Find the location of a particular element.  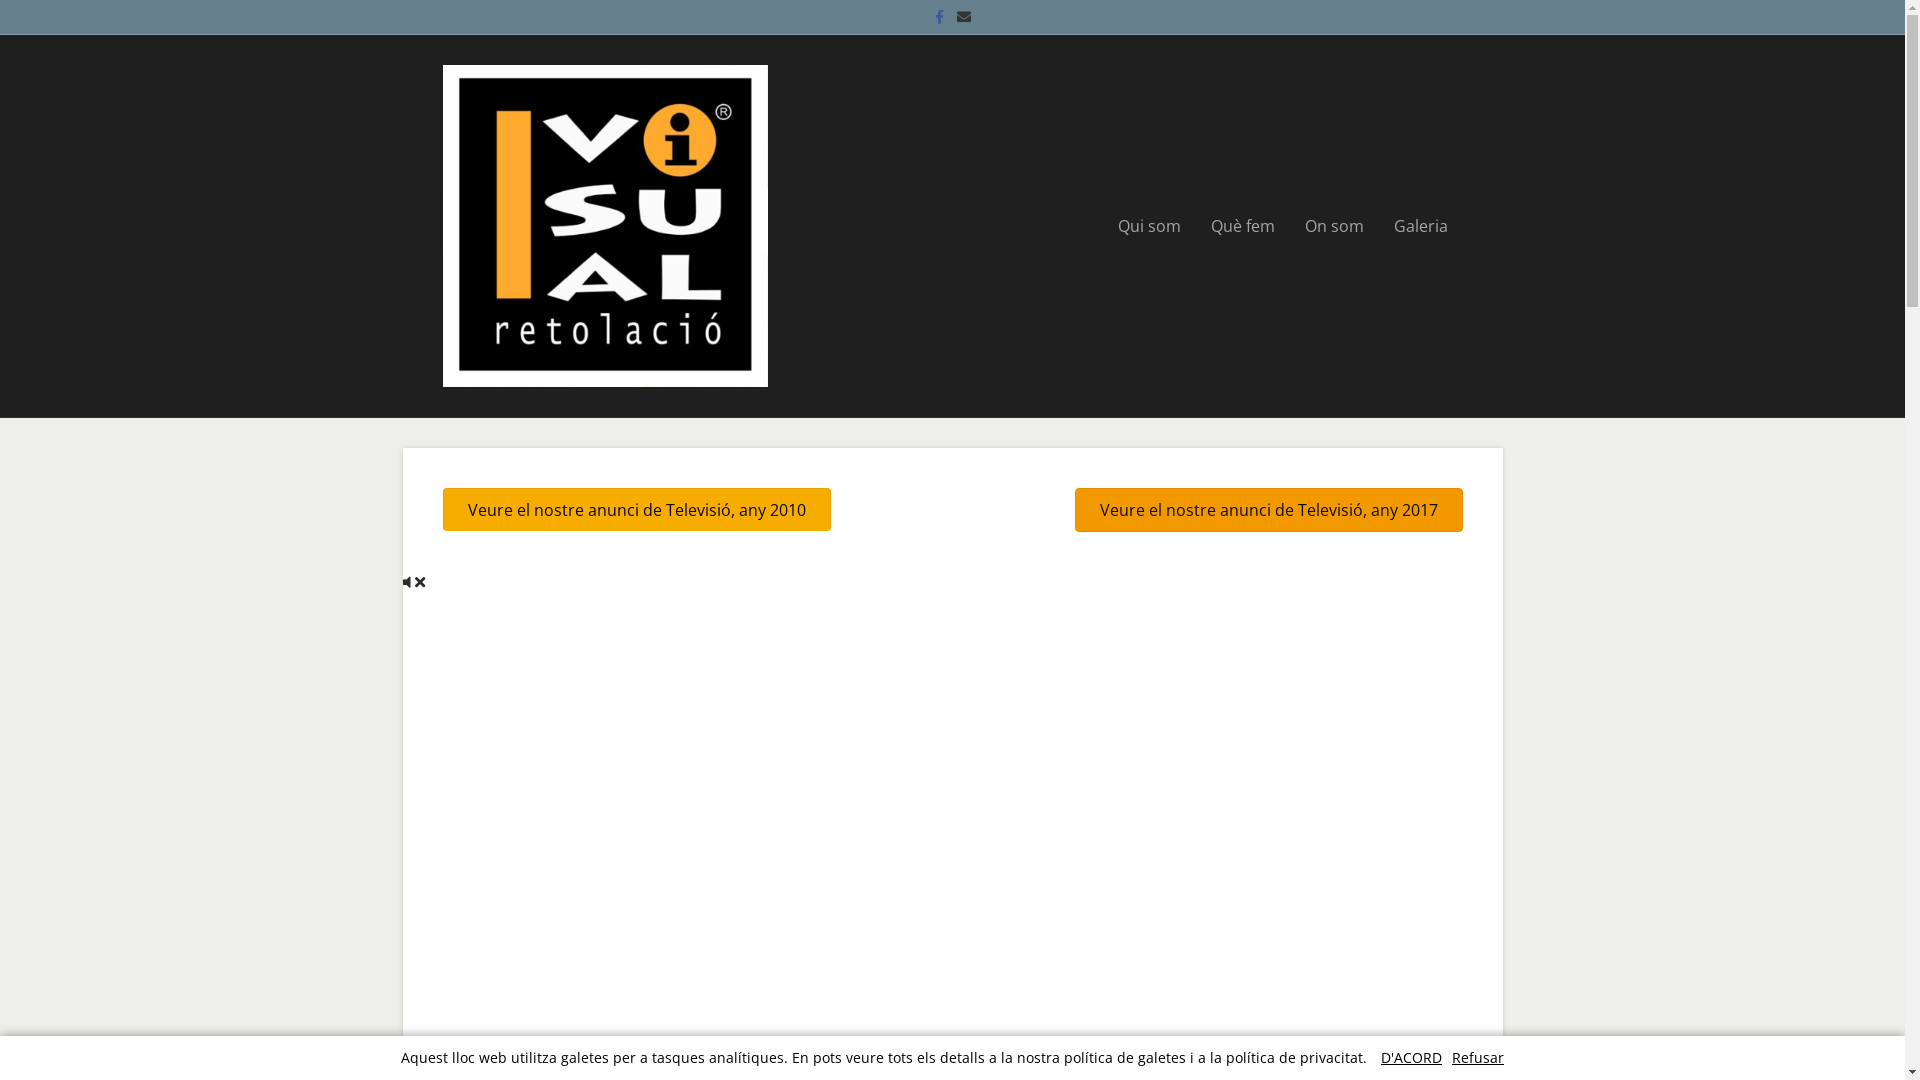

'Refusar' is located at coordinates (1451, 1056).